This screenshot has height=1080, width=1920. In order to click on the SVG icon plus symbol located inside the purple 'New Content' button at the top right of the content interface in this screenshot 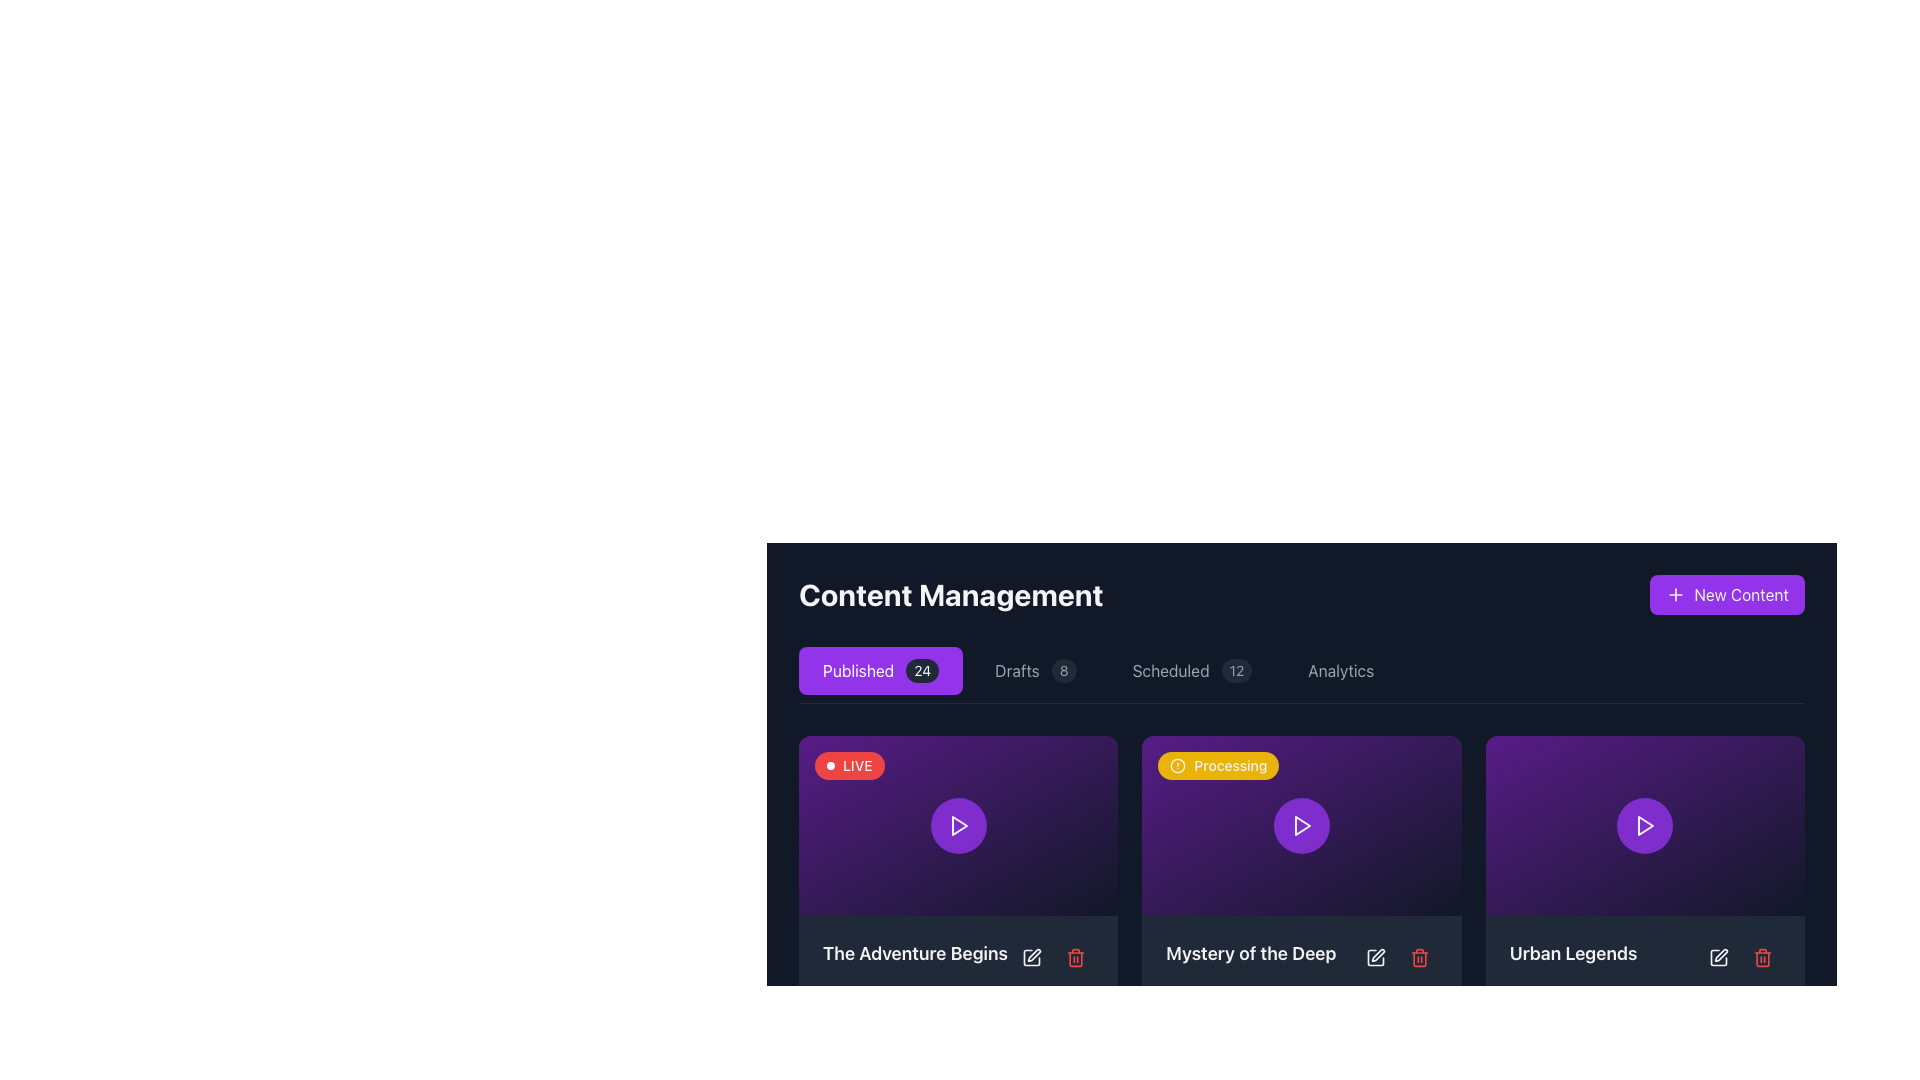, I will do `click(1676, 593)`.